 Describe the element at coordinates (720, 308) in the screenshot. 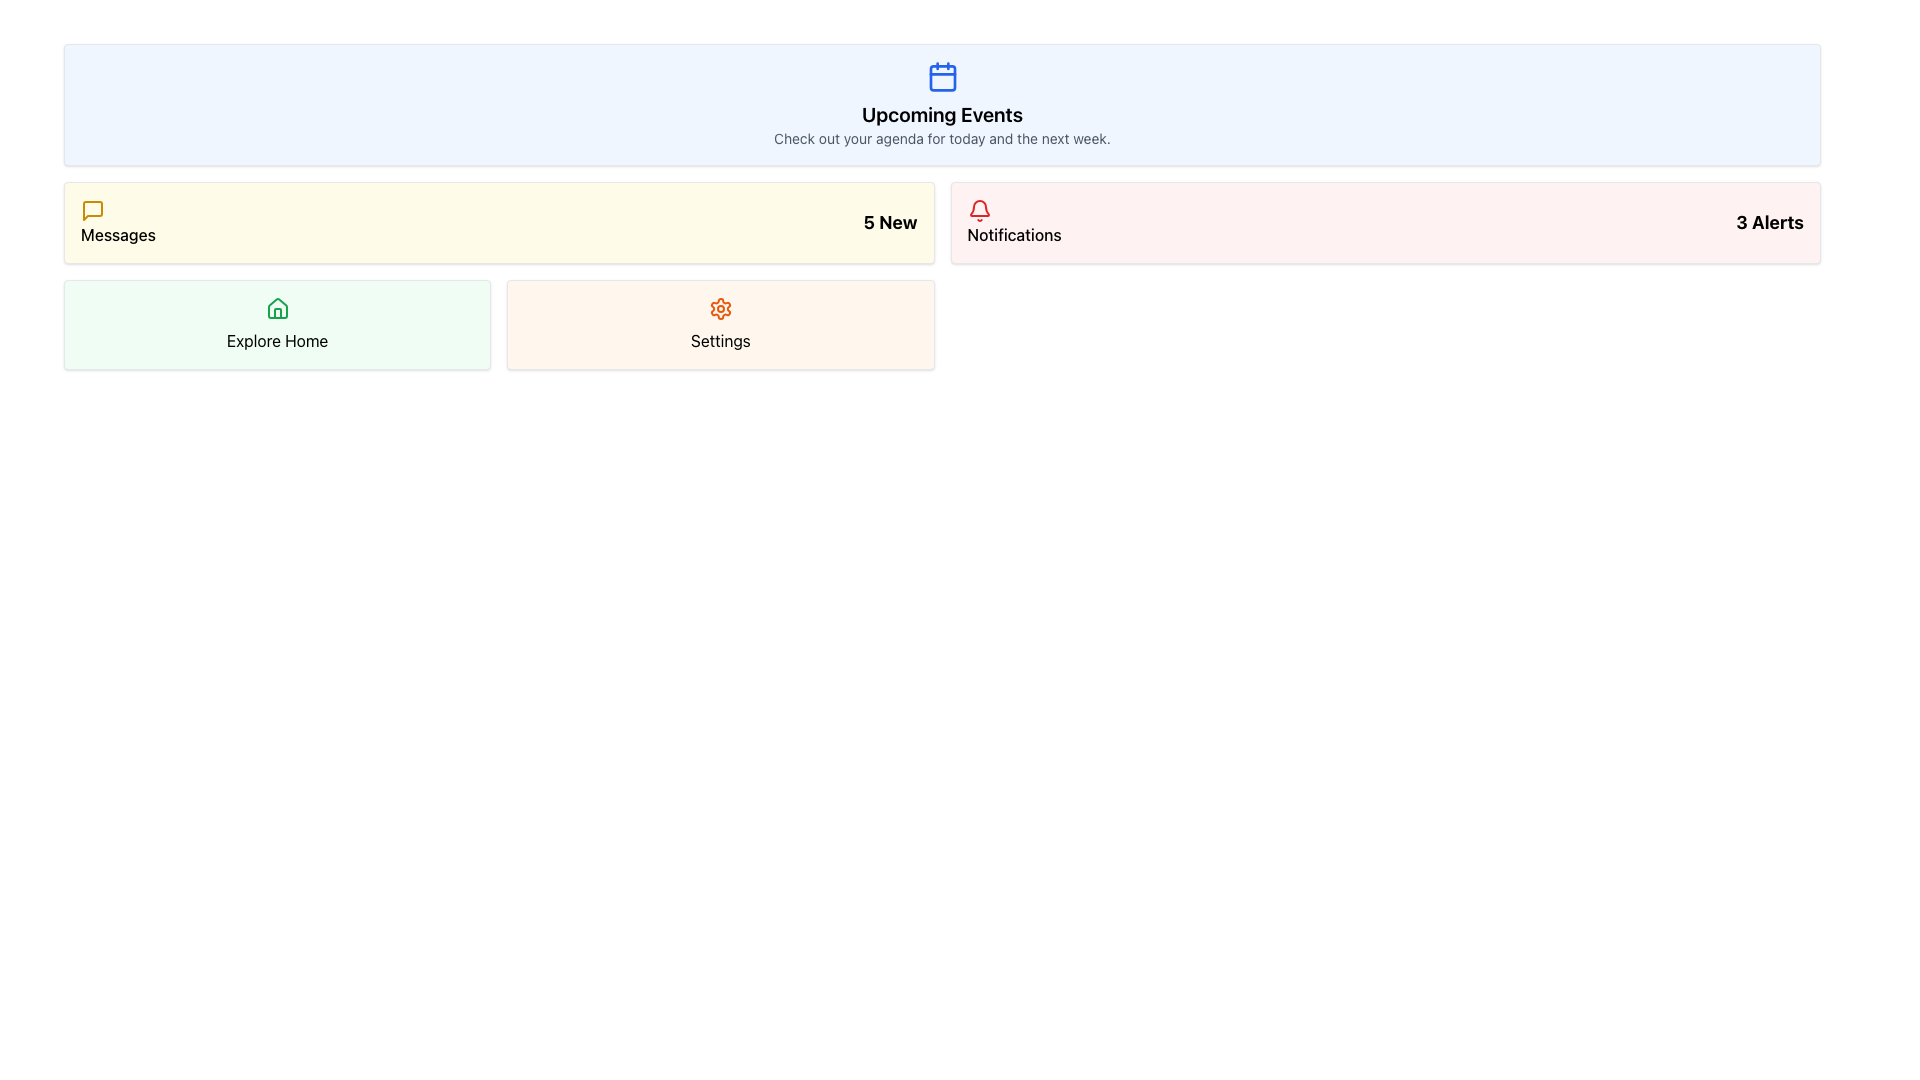

I see `the orange-circled gear icon in the settings section to interact with settings` at that location.